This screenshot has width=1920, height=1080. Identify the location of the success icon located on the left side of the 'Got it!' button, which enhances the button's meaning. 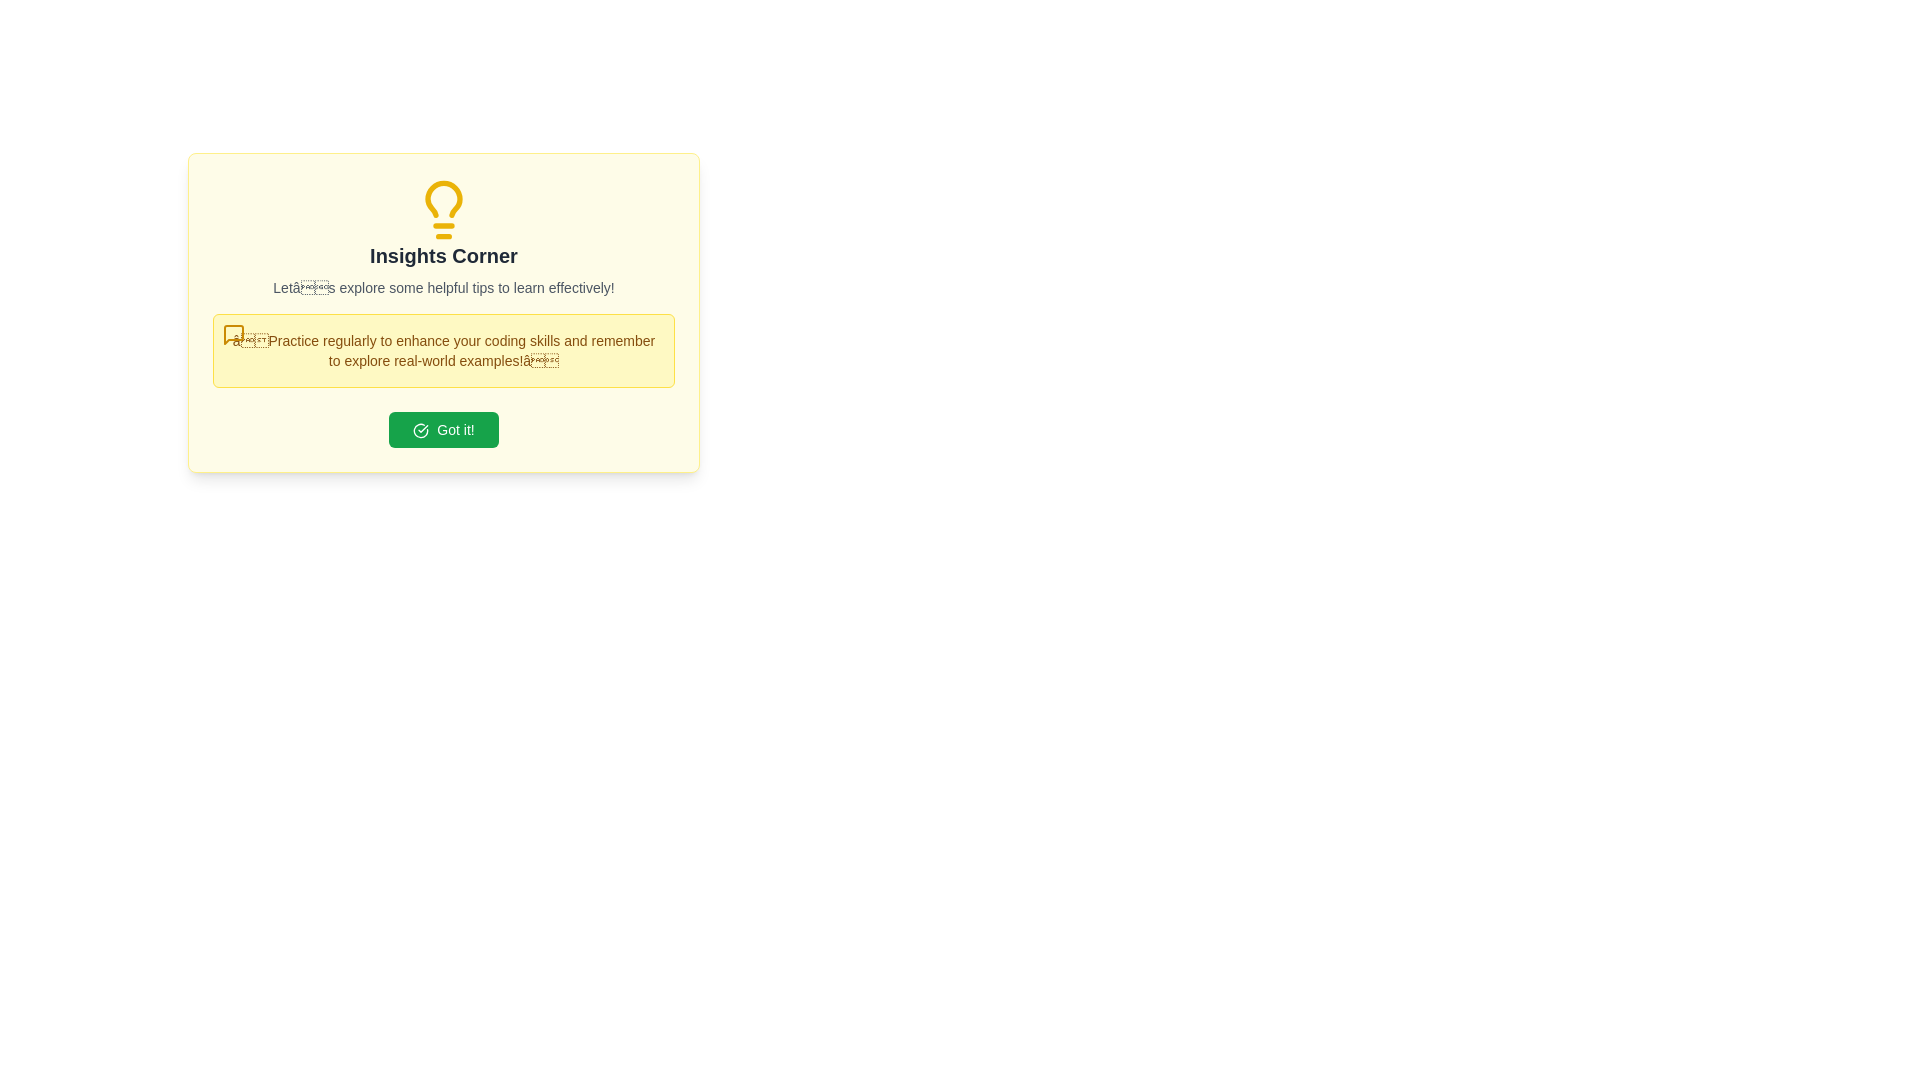
(420, 430).